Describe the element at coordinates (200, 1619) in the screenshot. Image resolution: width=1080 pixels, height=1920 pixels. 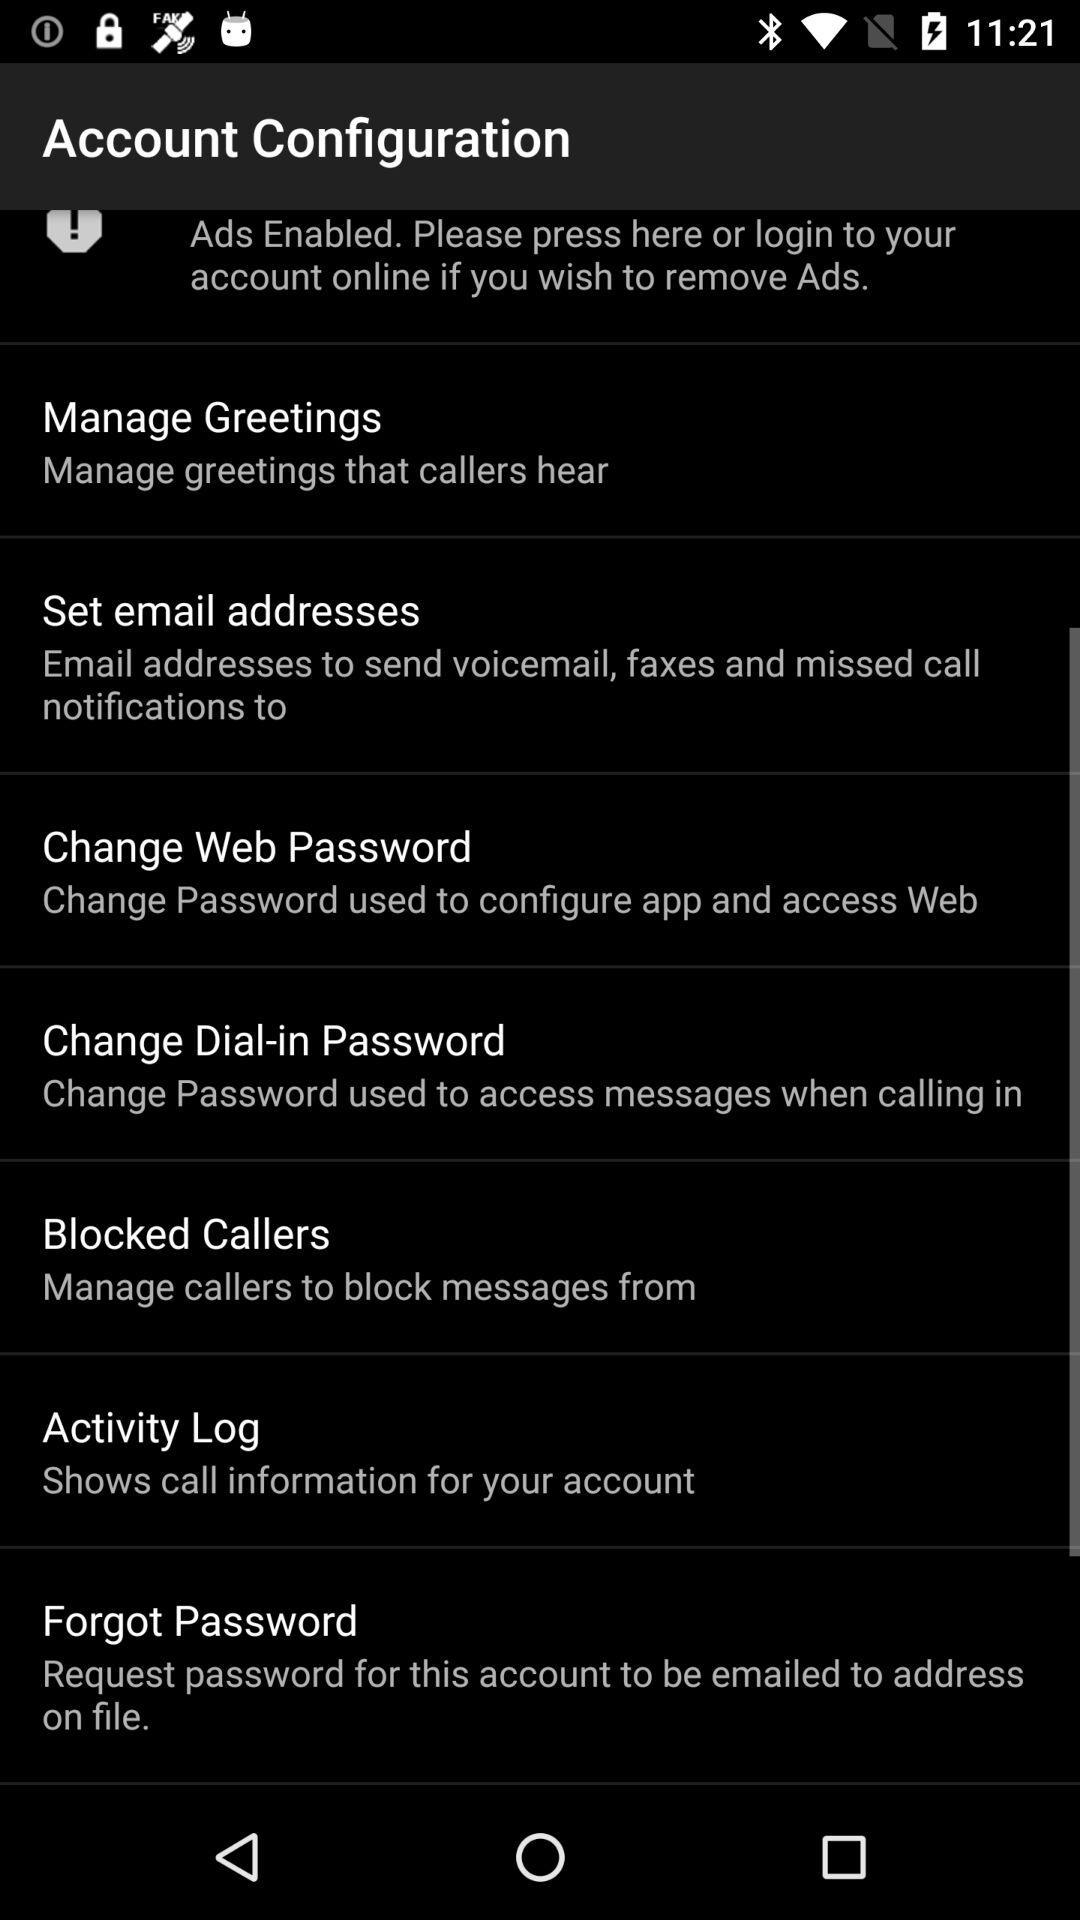
I see `app above the request password for item` at that location.